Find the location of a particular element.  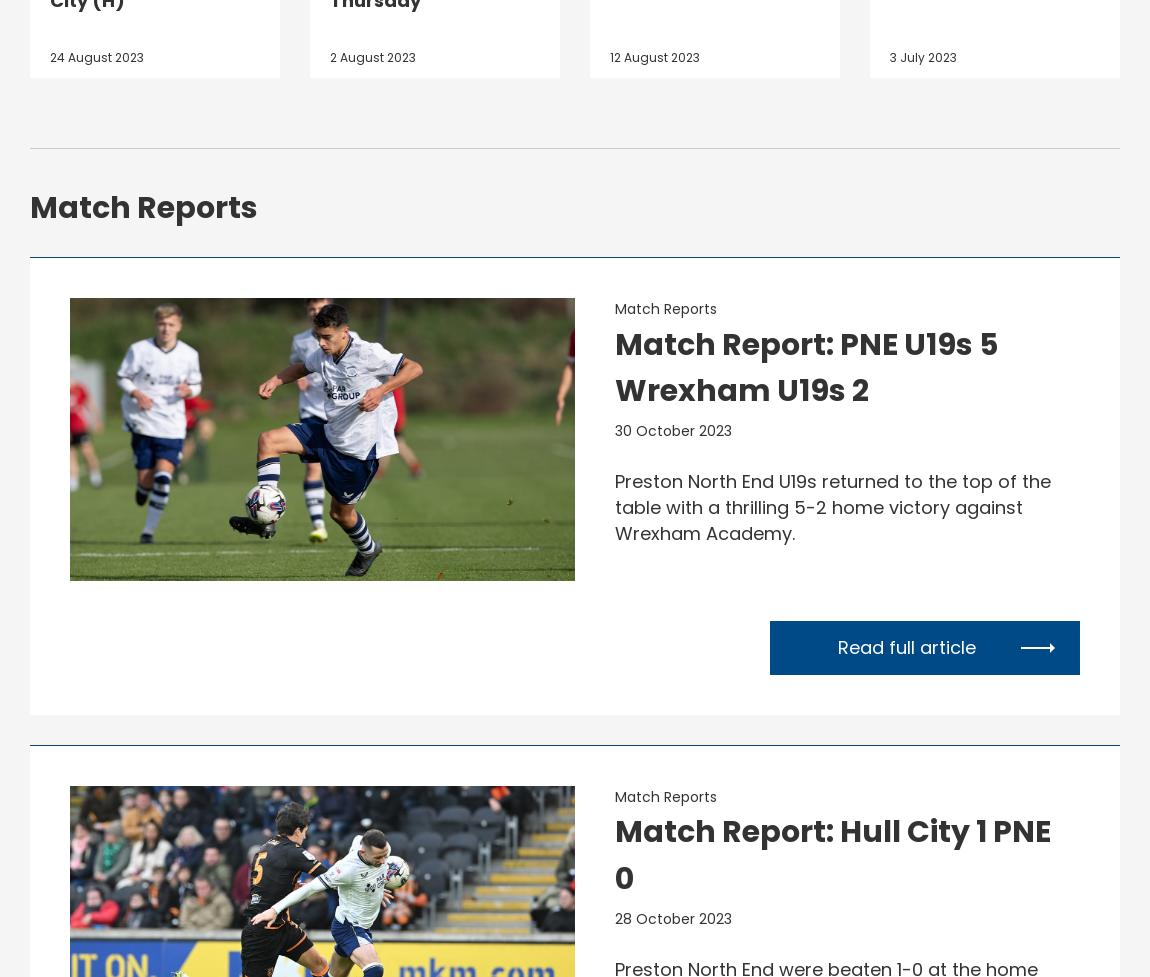

'Read full article' is located at coordinates (905, 646).